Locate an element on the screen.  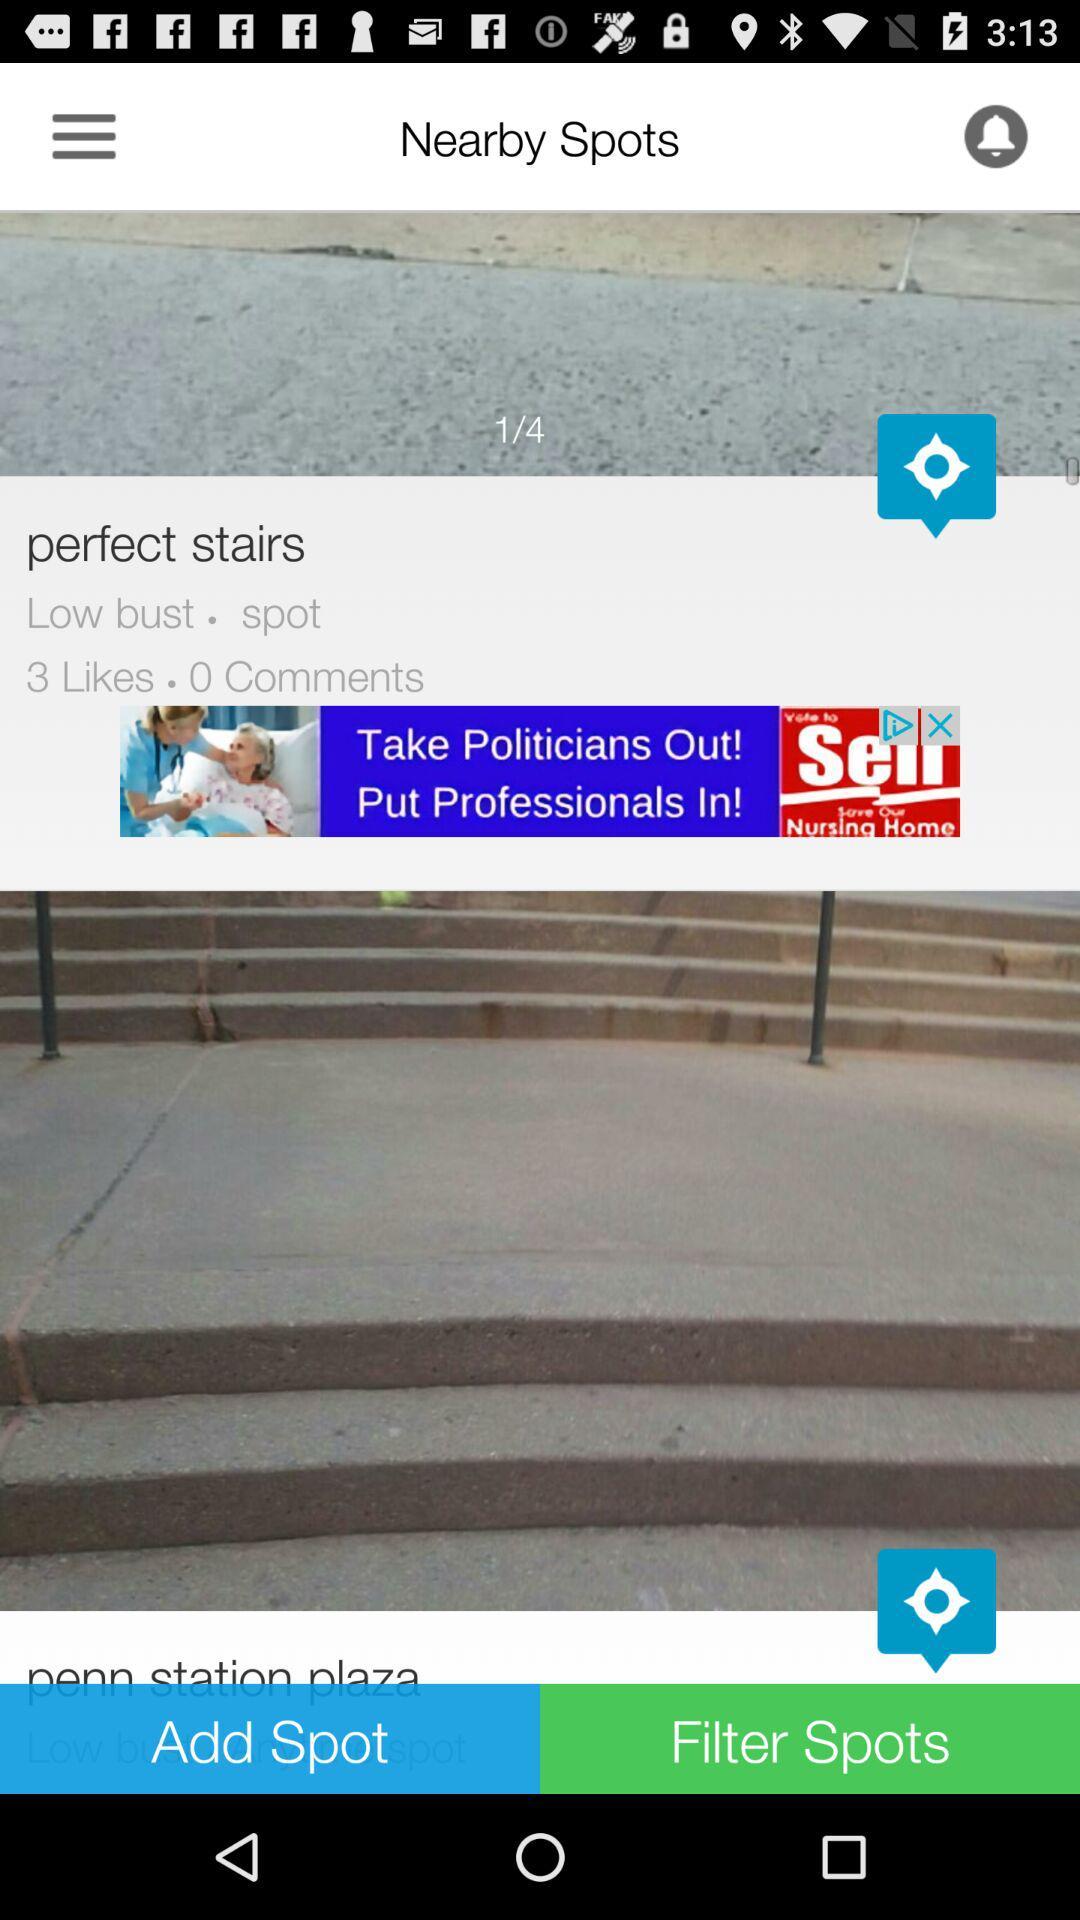
button to activate the menu is located at coordinates (83, 135).